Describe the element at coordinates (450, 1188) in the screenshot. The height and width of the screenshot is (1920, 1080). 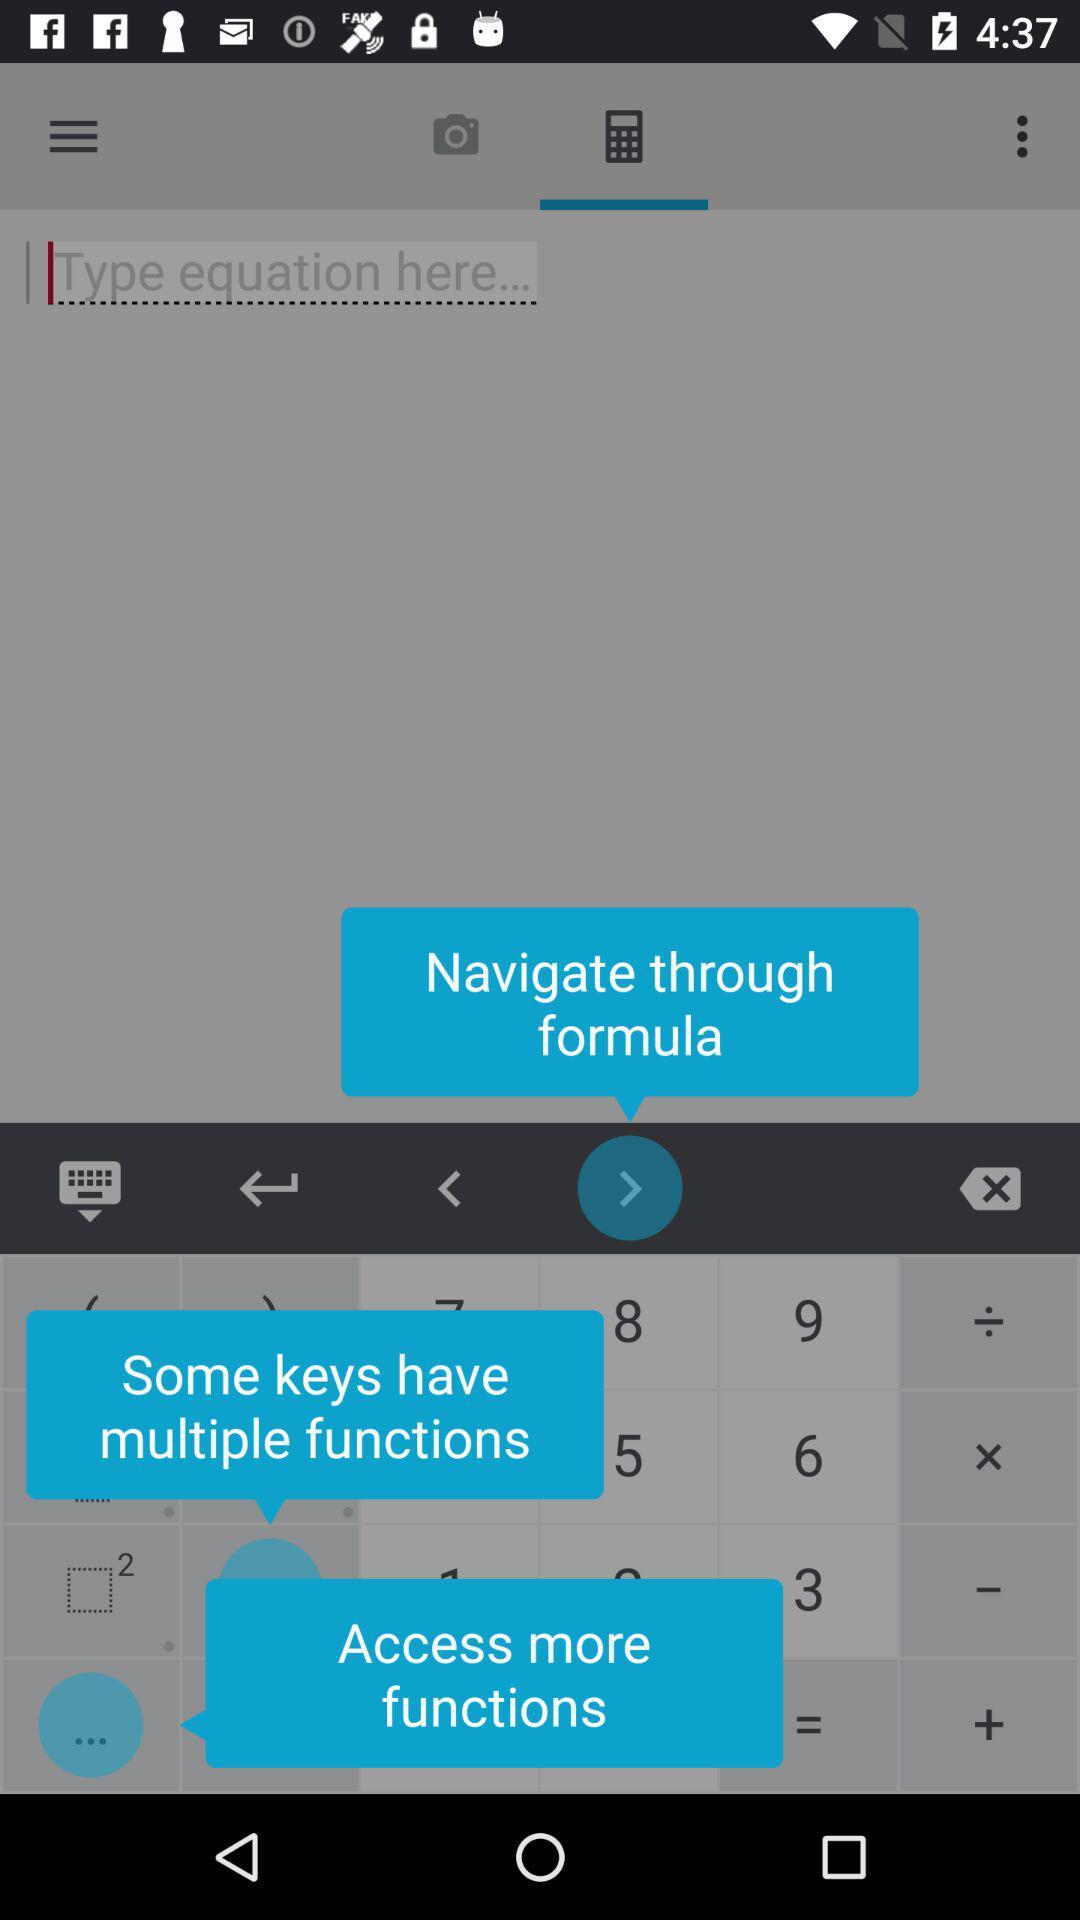
I see `icon below the navigate through formula icon` at that location.